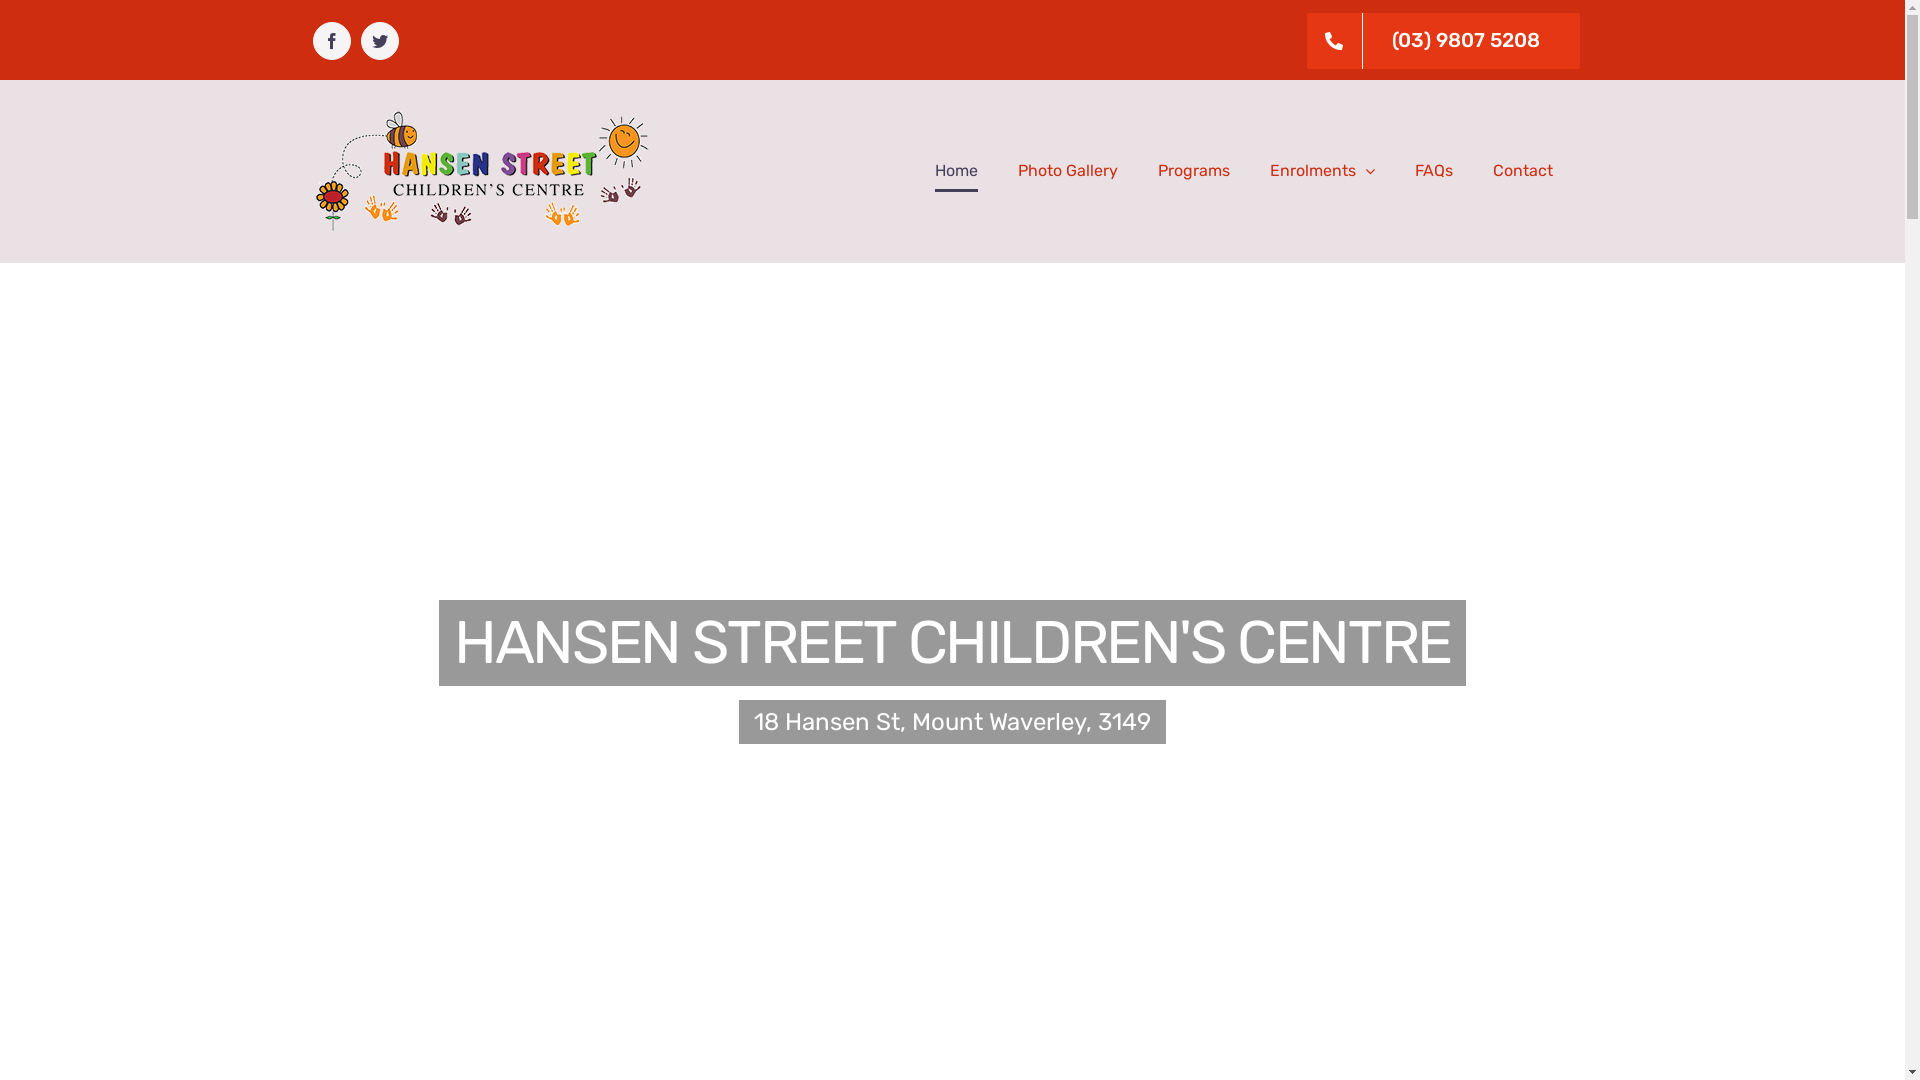 Image resolution: width=1920 pixels, height=1080 pixels. I want to click on 'Contact', so click(1520, 169).